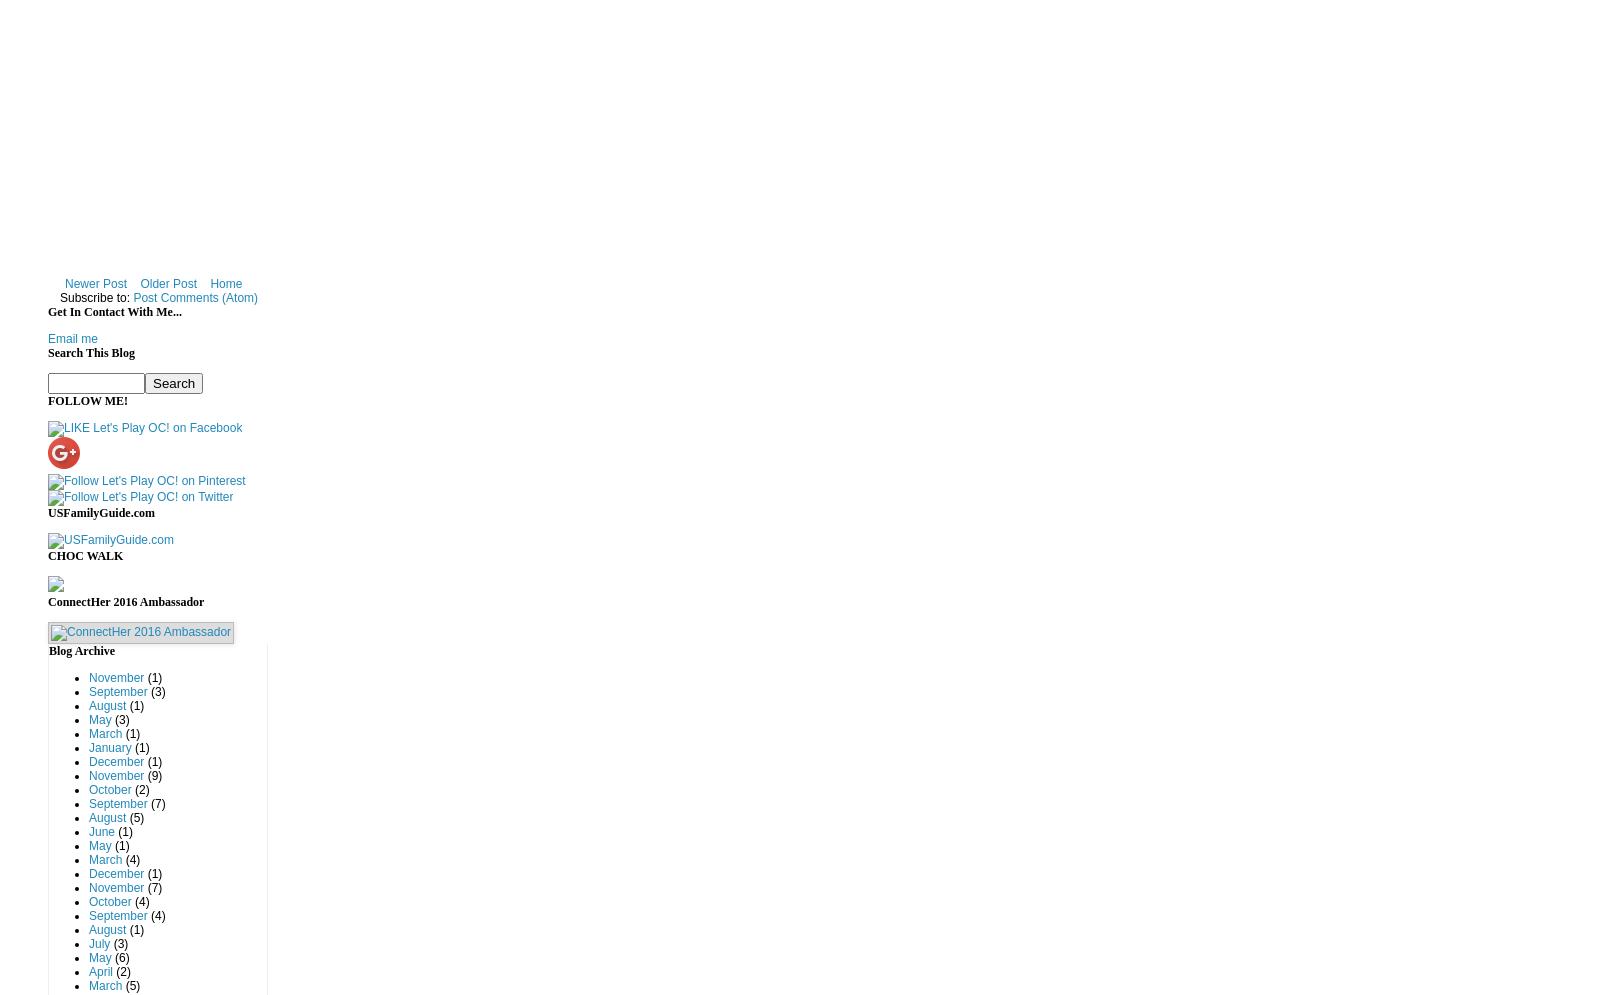 Image resolution: width=1608 pixels, height=995 pixels. What do you see at coordinates (167, 282) in the screenshot?
I see `'Older Post'` at bounding box center [167, 282].